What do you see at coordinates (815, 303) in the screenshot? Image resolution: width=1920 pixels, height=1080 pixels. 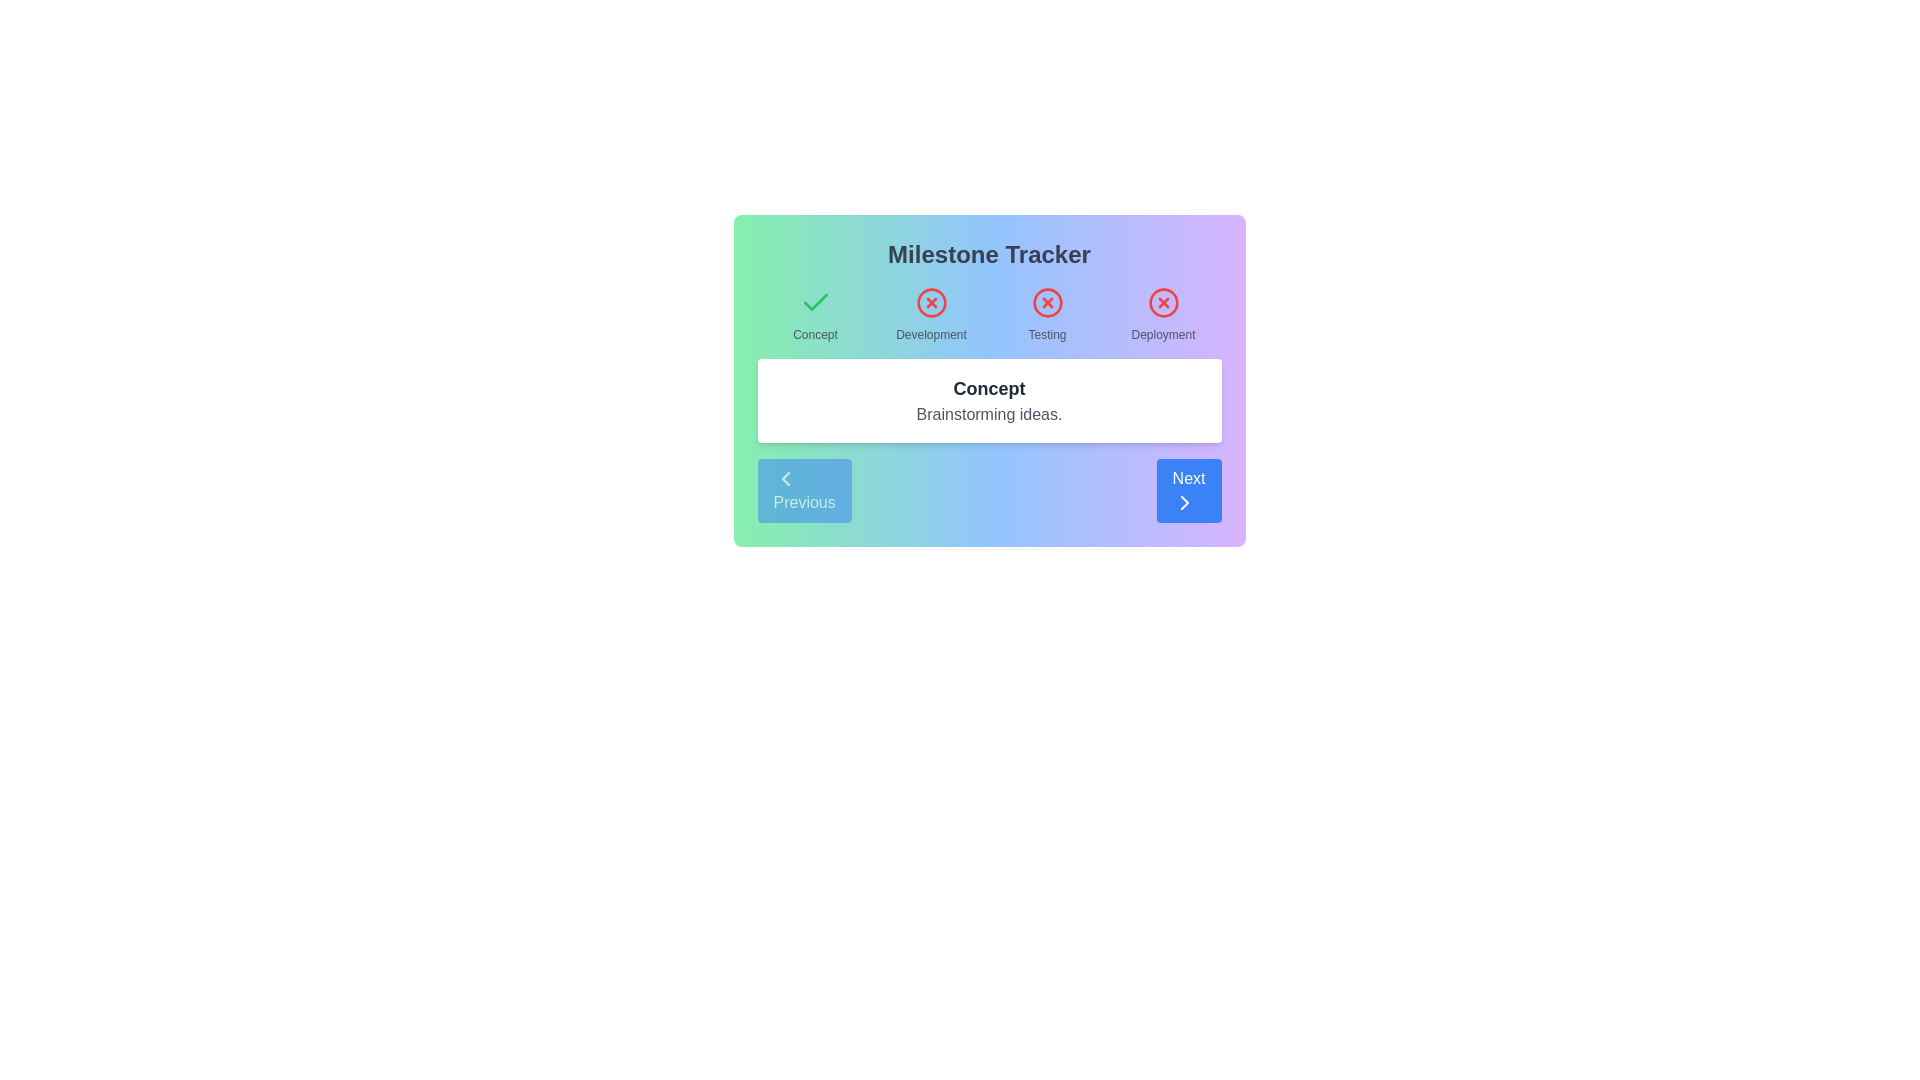 I see `the green checkmark icon that is centrally aligned and positioned above the 'Concept' text label, located in the top-left quarter of the segmented row of milestones` at bounding box center [815, 303].